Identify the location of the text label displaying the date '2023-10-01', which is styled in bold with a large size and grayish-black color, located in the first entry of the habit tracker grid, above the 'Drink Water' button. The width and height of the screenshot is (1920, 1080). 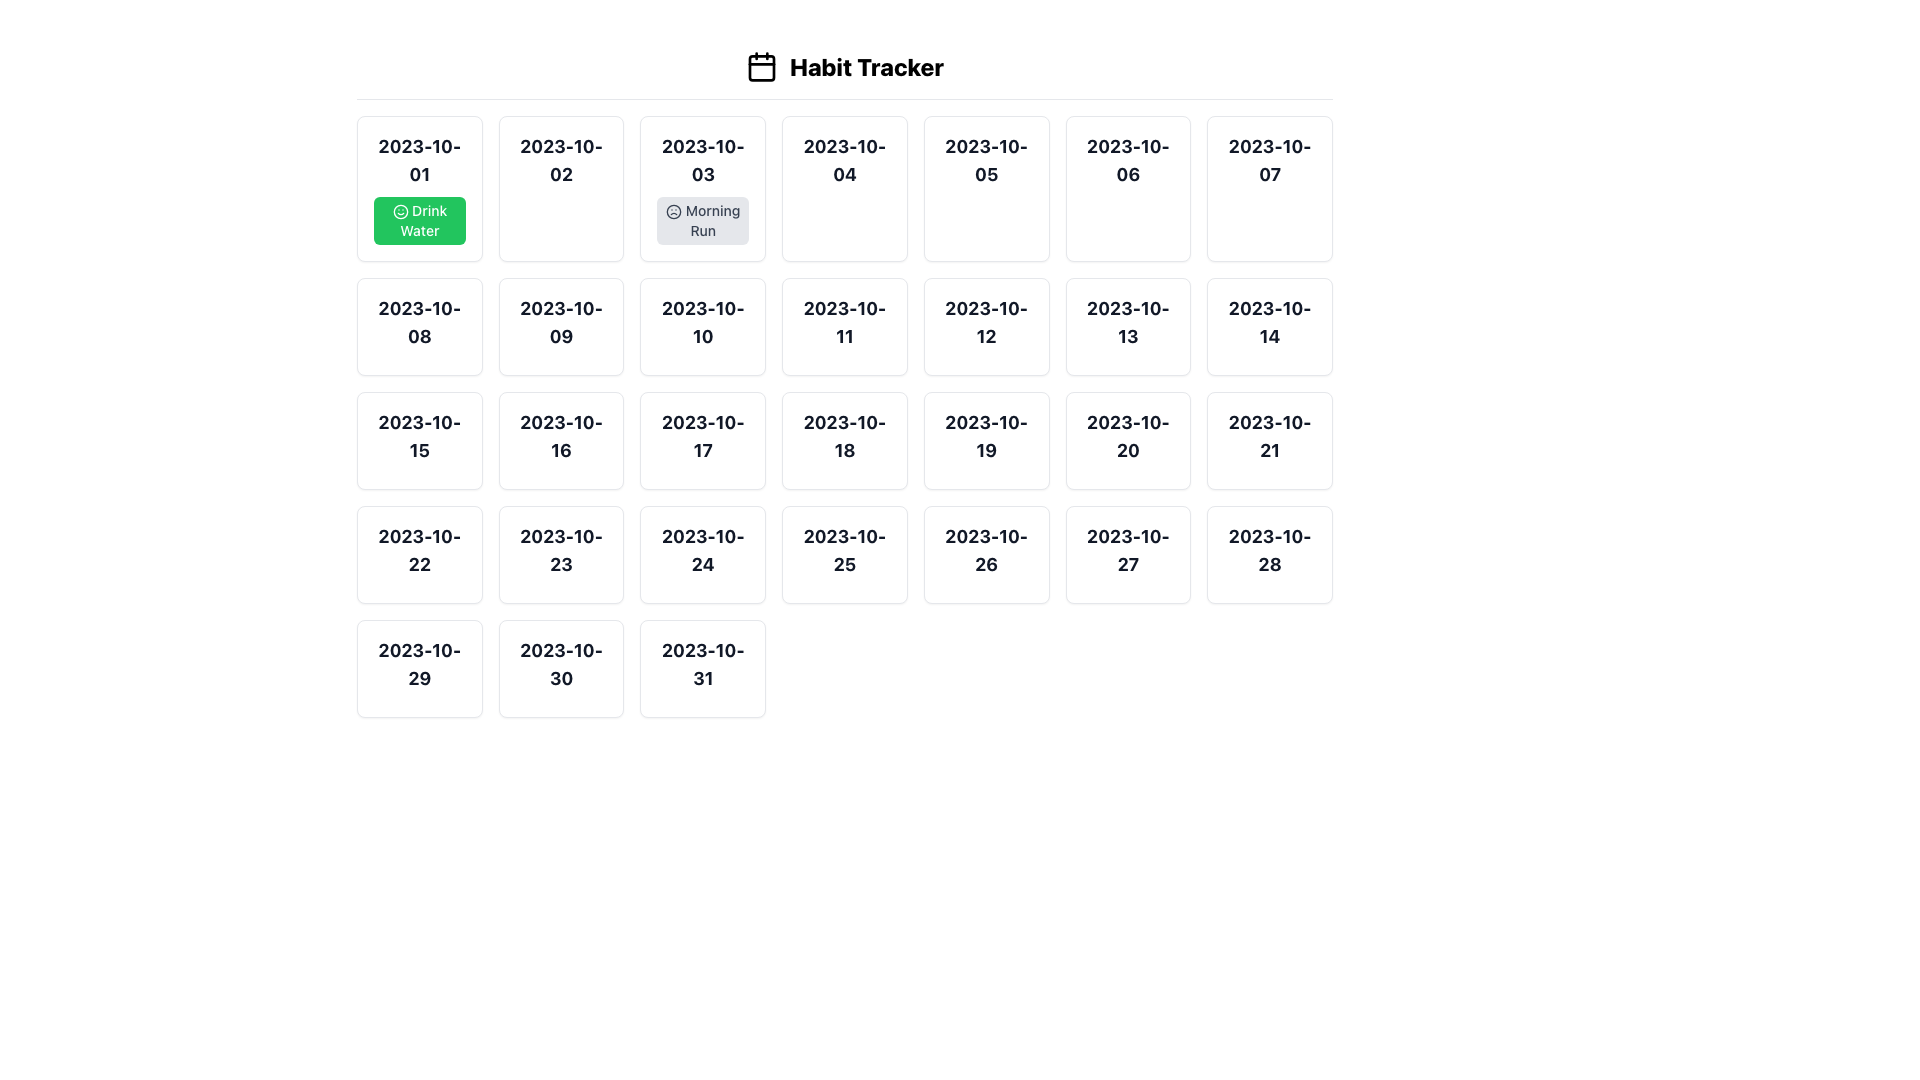
(418, 160).